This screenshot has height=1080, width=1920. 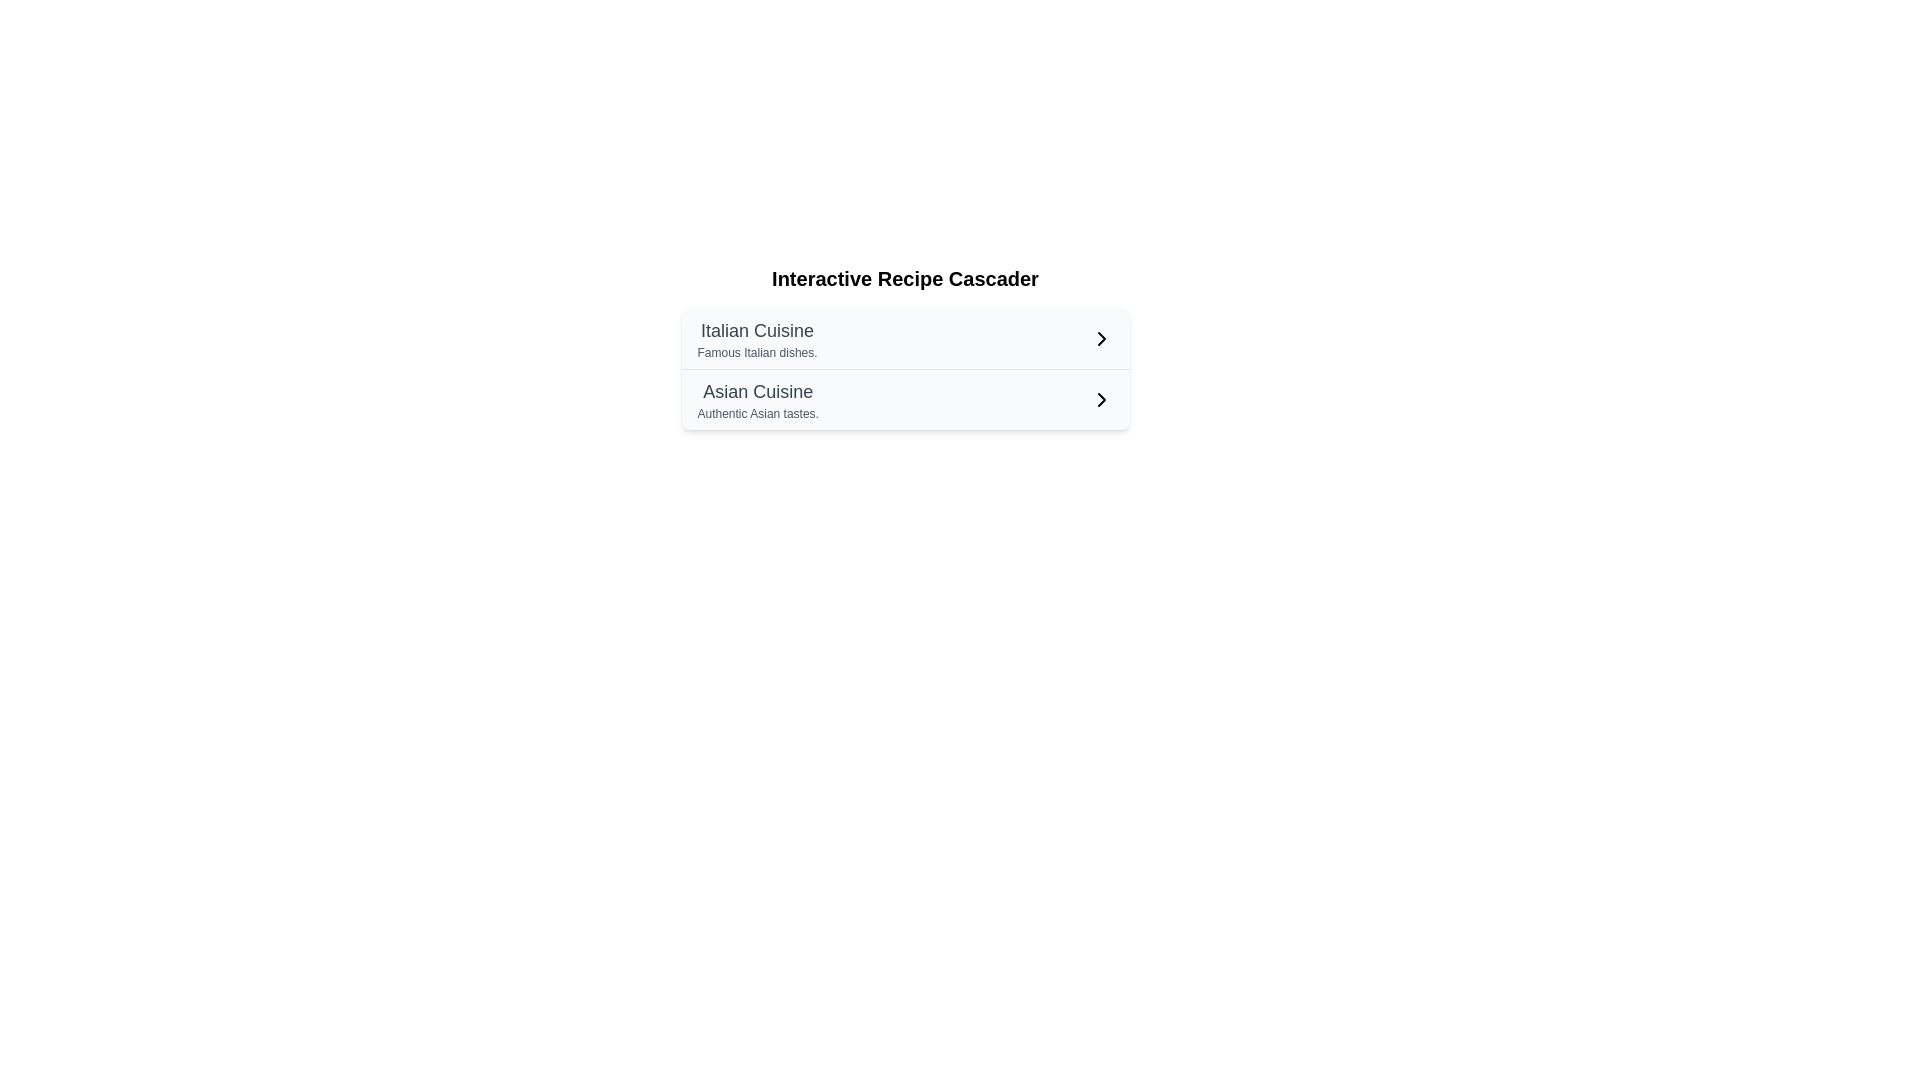 What do you see at coordinates (904, 399) in the screenshot?
I see `the List Item displaying 'Asian Cuisine'` at bounding box center [904, 399].